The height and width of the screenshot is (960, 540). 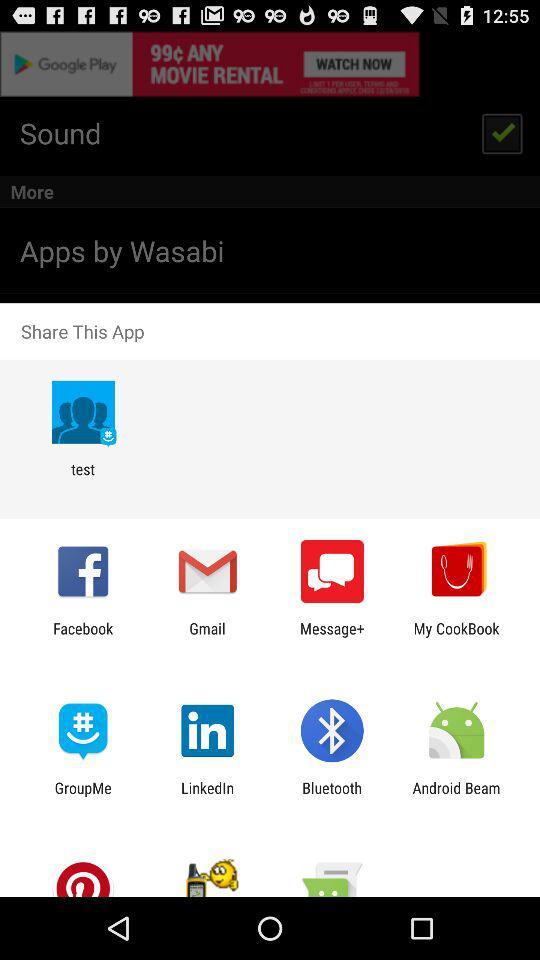 What do you see at coordinates (332, 636) in the screenshot?
I see `message+` at bounding box center [332, 636].